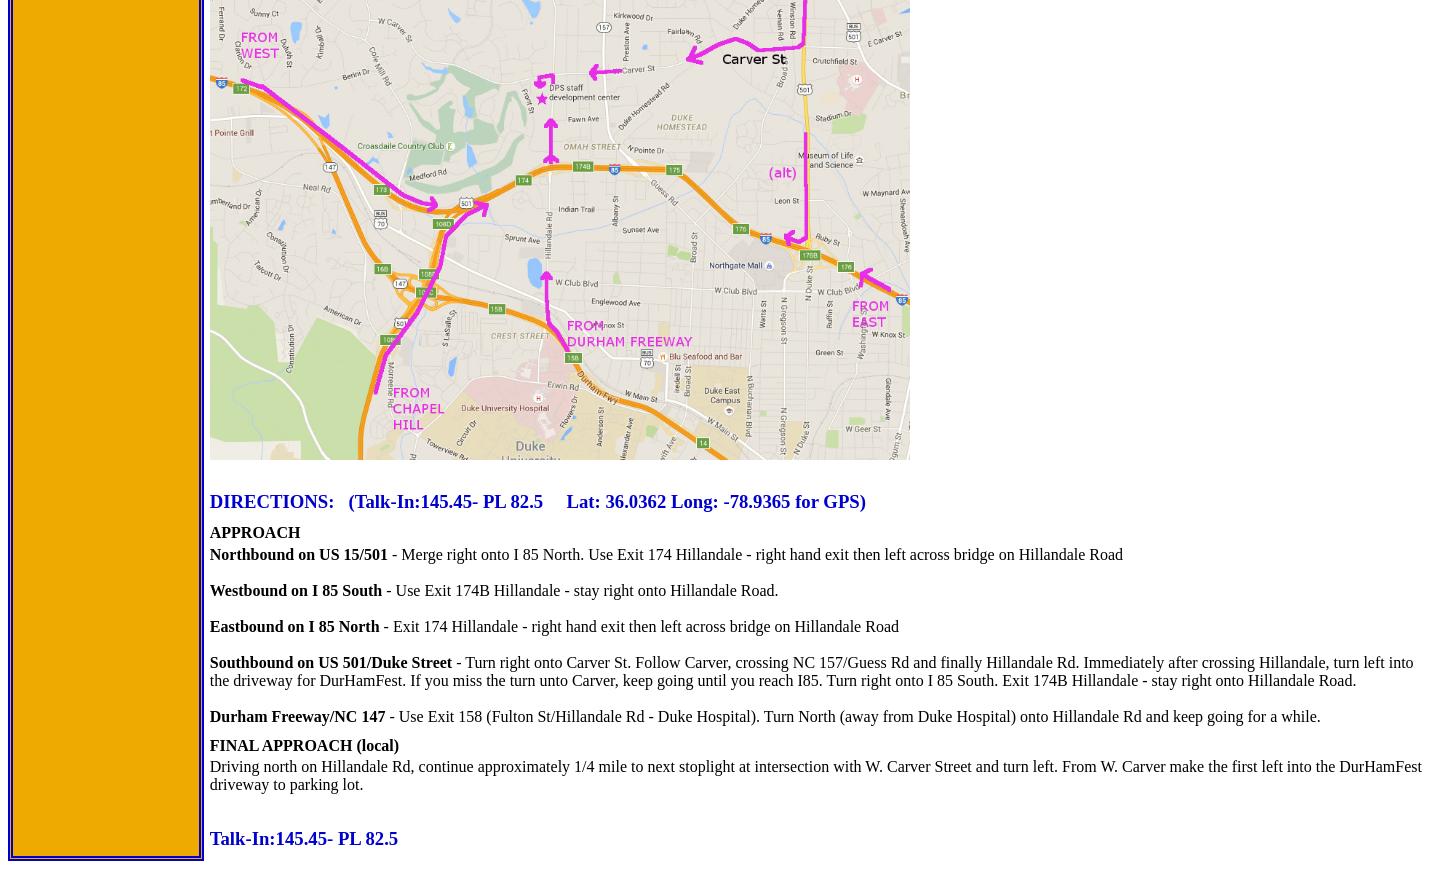 The height and width of the screenshot is (869, 1440). What do you see at coordinates (386, 553) in the screenshot?
I see `'- Merge right onto I 85 North. Use Exit 174 Hillandale - right hand exit then left across bridge on Hillandale Road'` at bounding box center [386, 553].